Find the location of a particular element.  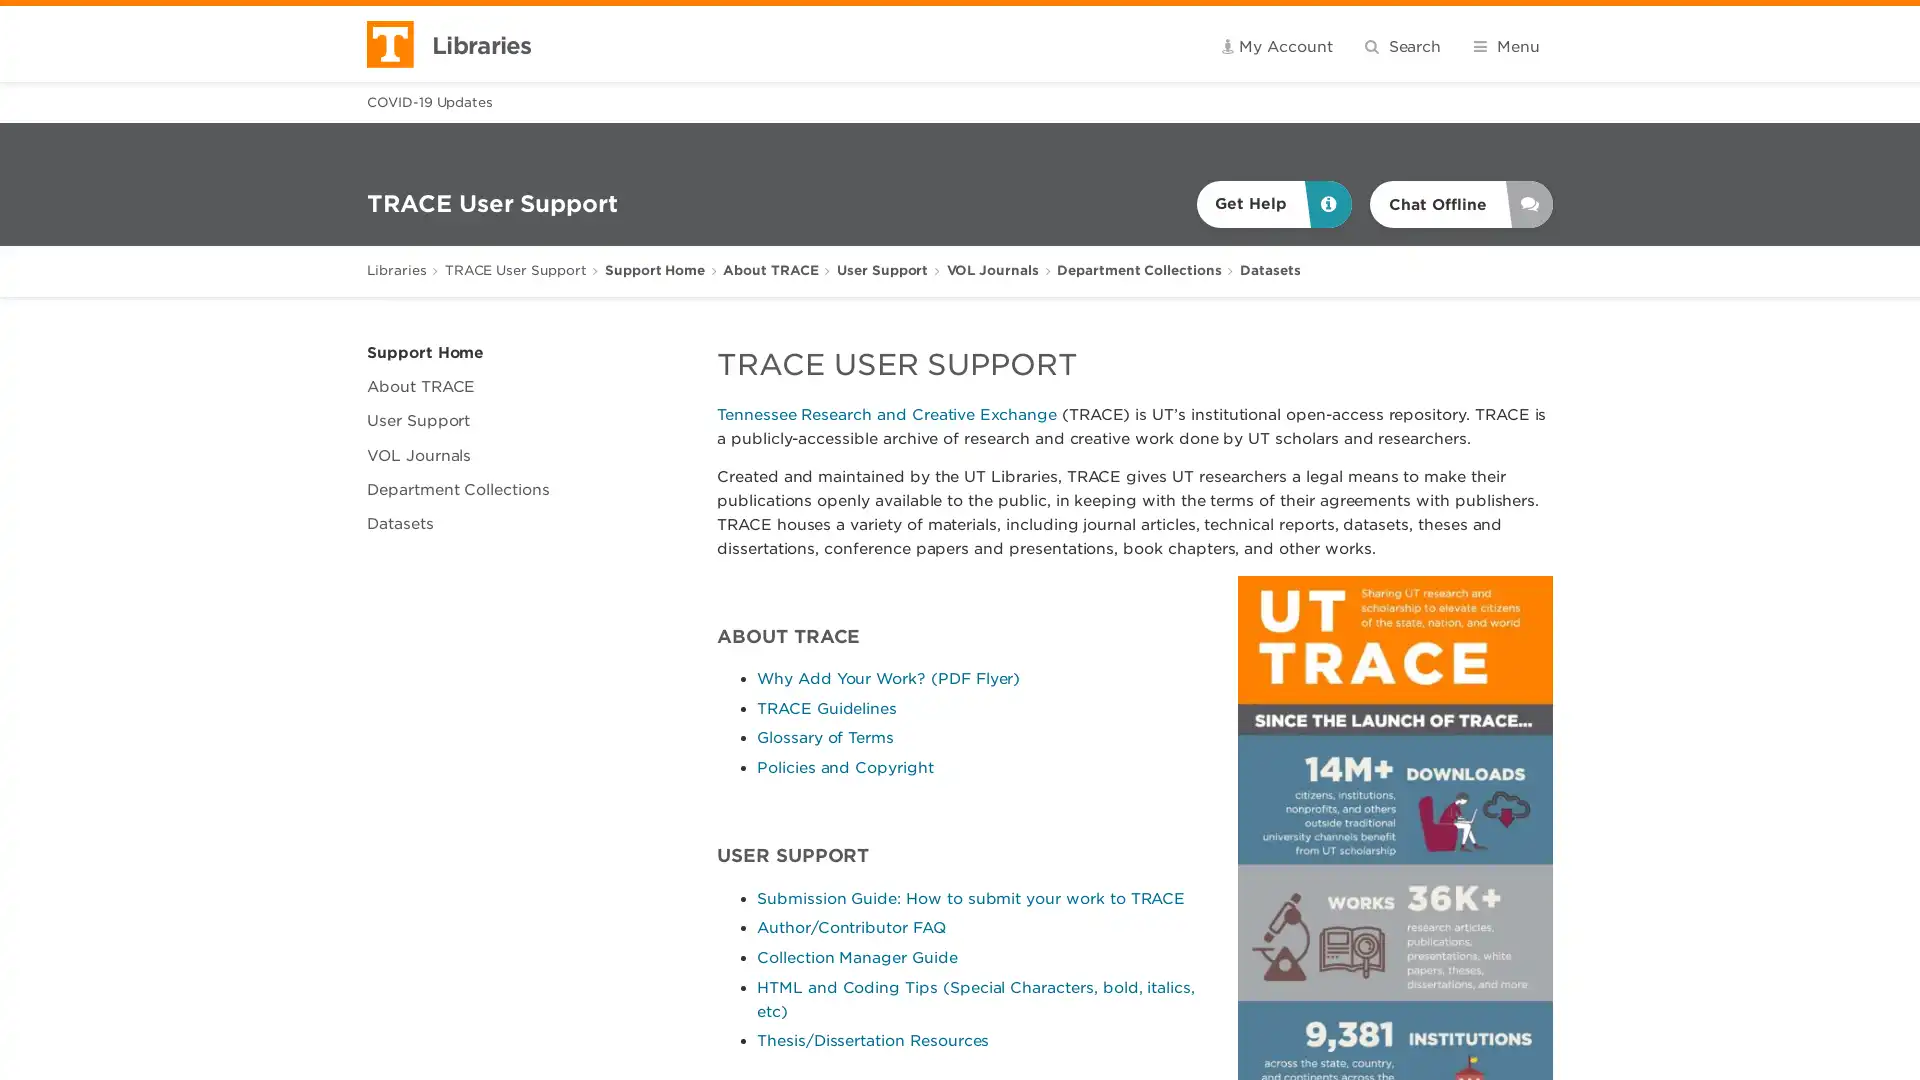

Submit search is located at coordinates (1510, 44).